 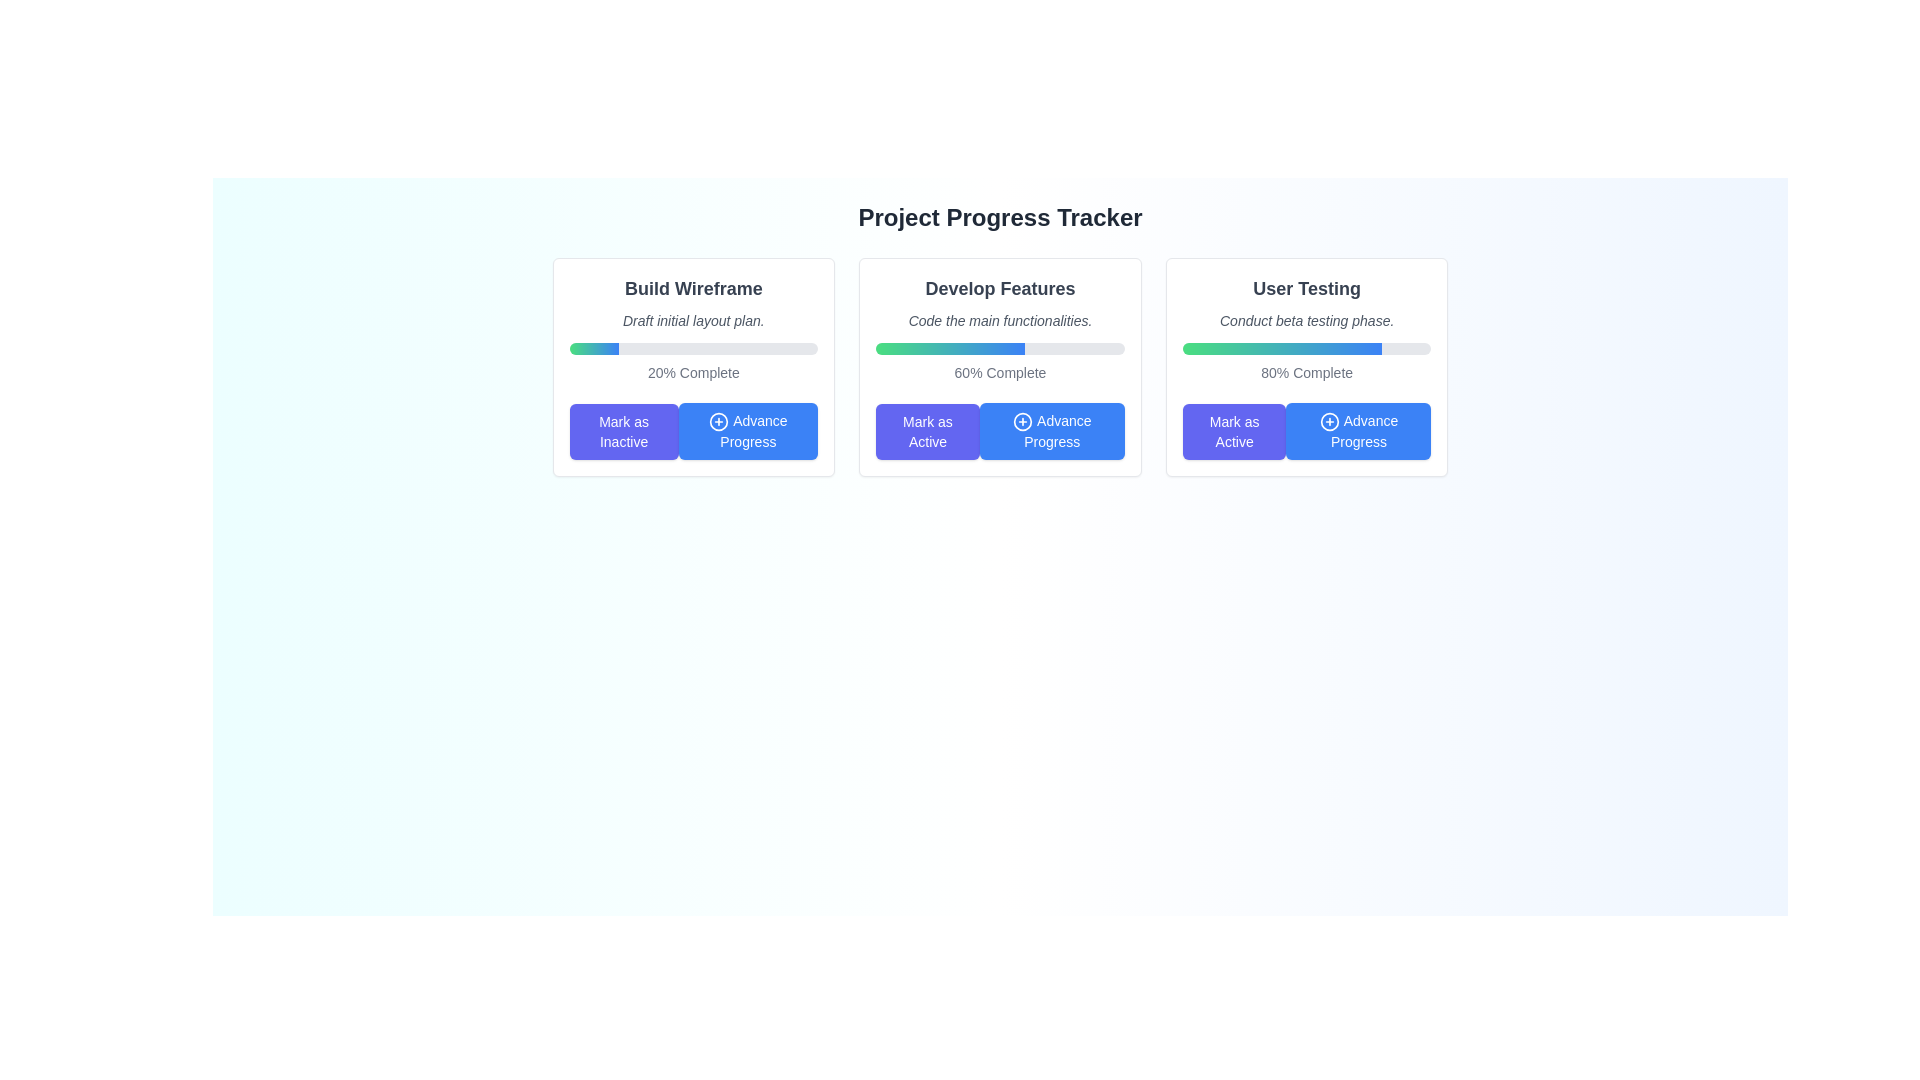 What do you see at coordinates (693, 347) in the screenshot?
I see `the Progress bar that visually indicates the completion percentage of the 'Build Wireframe' task, located centrally within the 'Build Wireframe' card` at bounding box center [693, 347].